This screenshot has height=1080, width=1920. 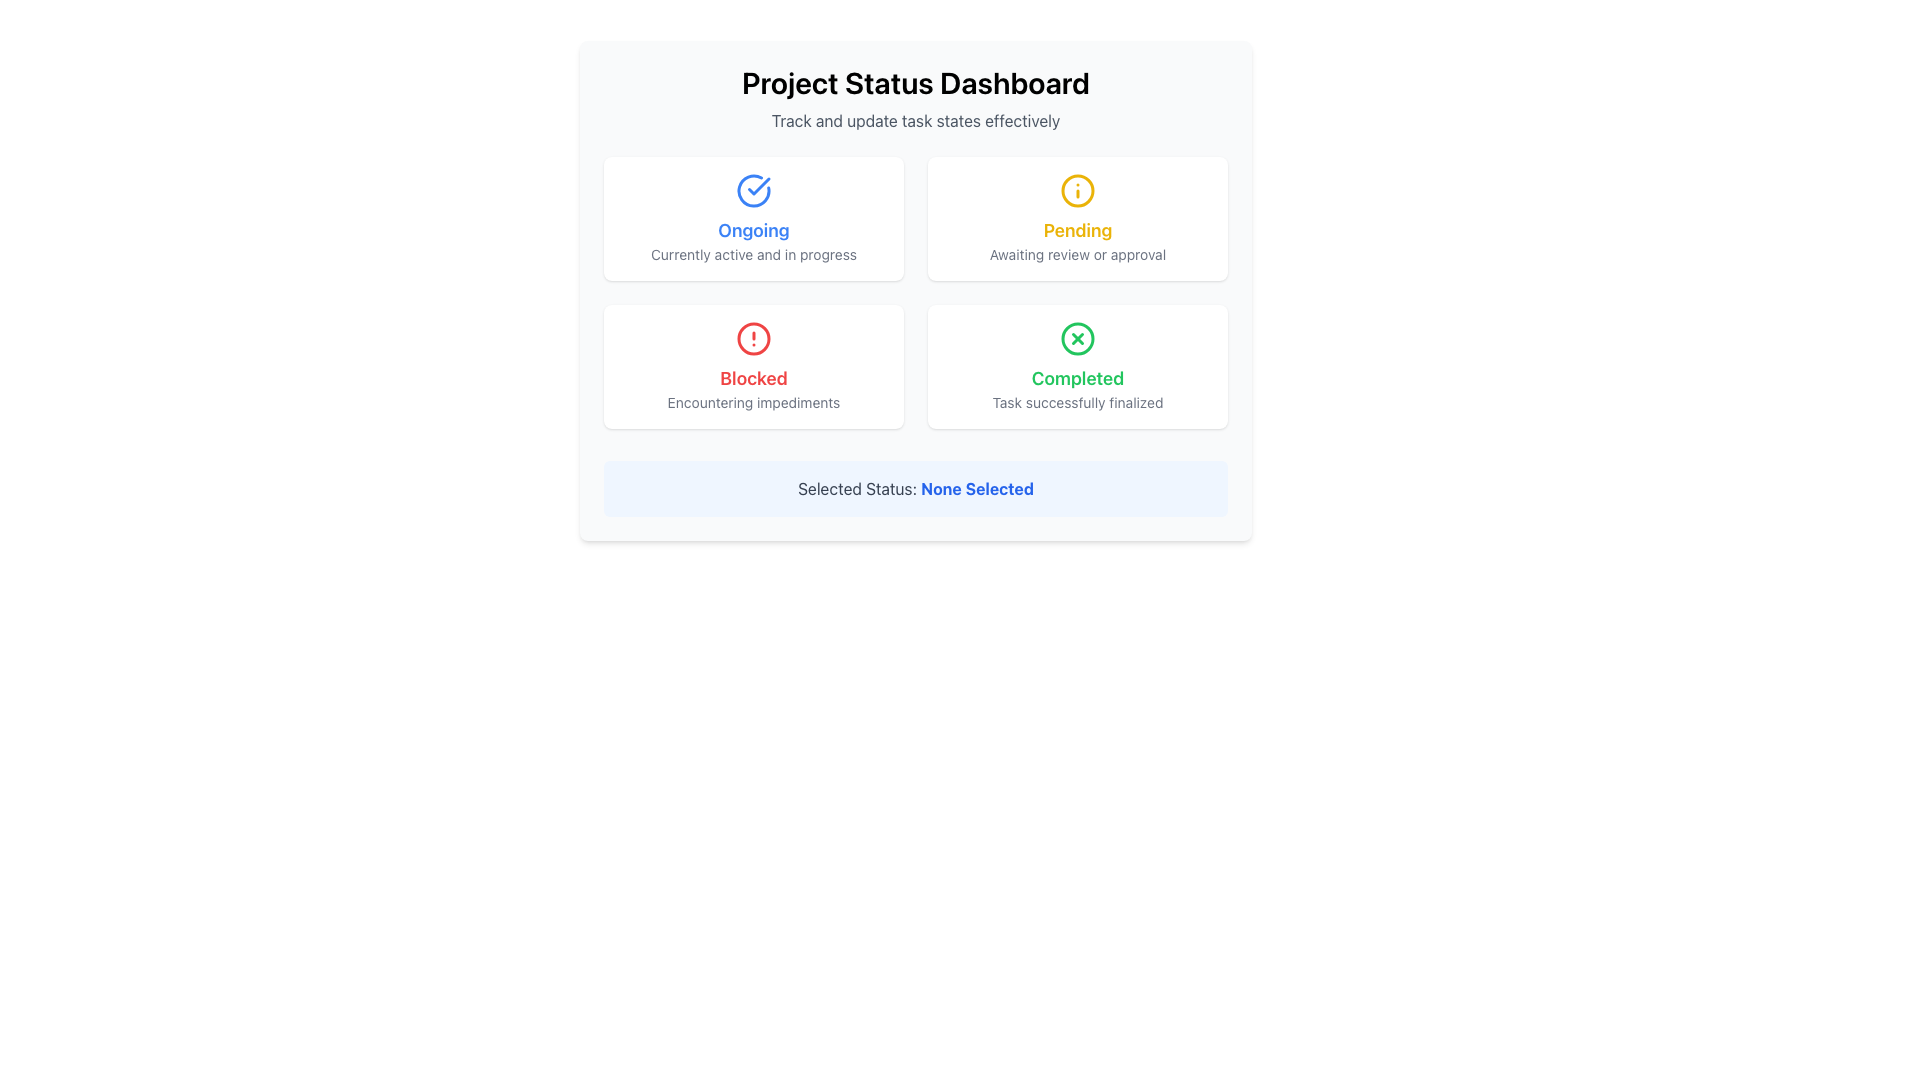 What do you see at coordinates (915, 120) in the screenshot?
I see `the small gray textual description located immediately below the 'Project Status Dashboard' title in the interface` at bounding box center [915, 120].